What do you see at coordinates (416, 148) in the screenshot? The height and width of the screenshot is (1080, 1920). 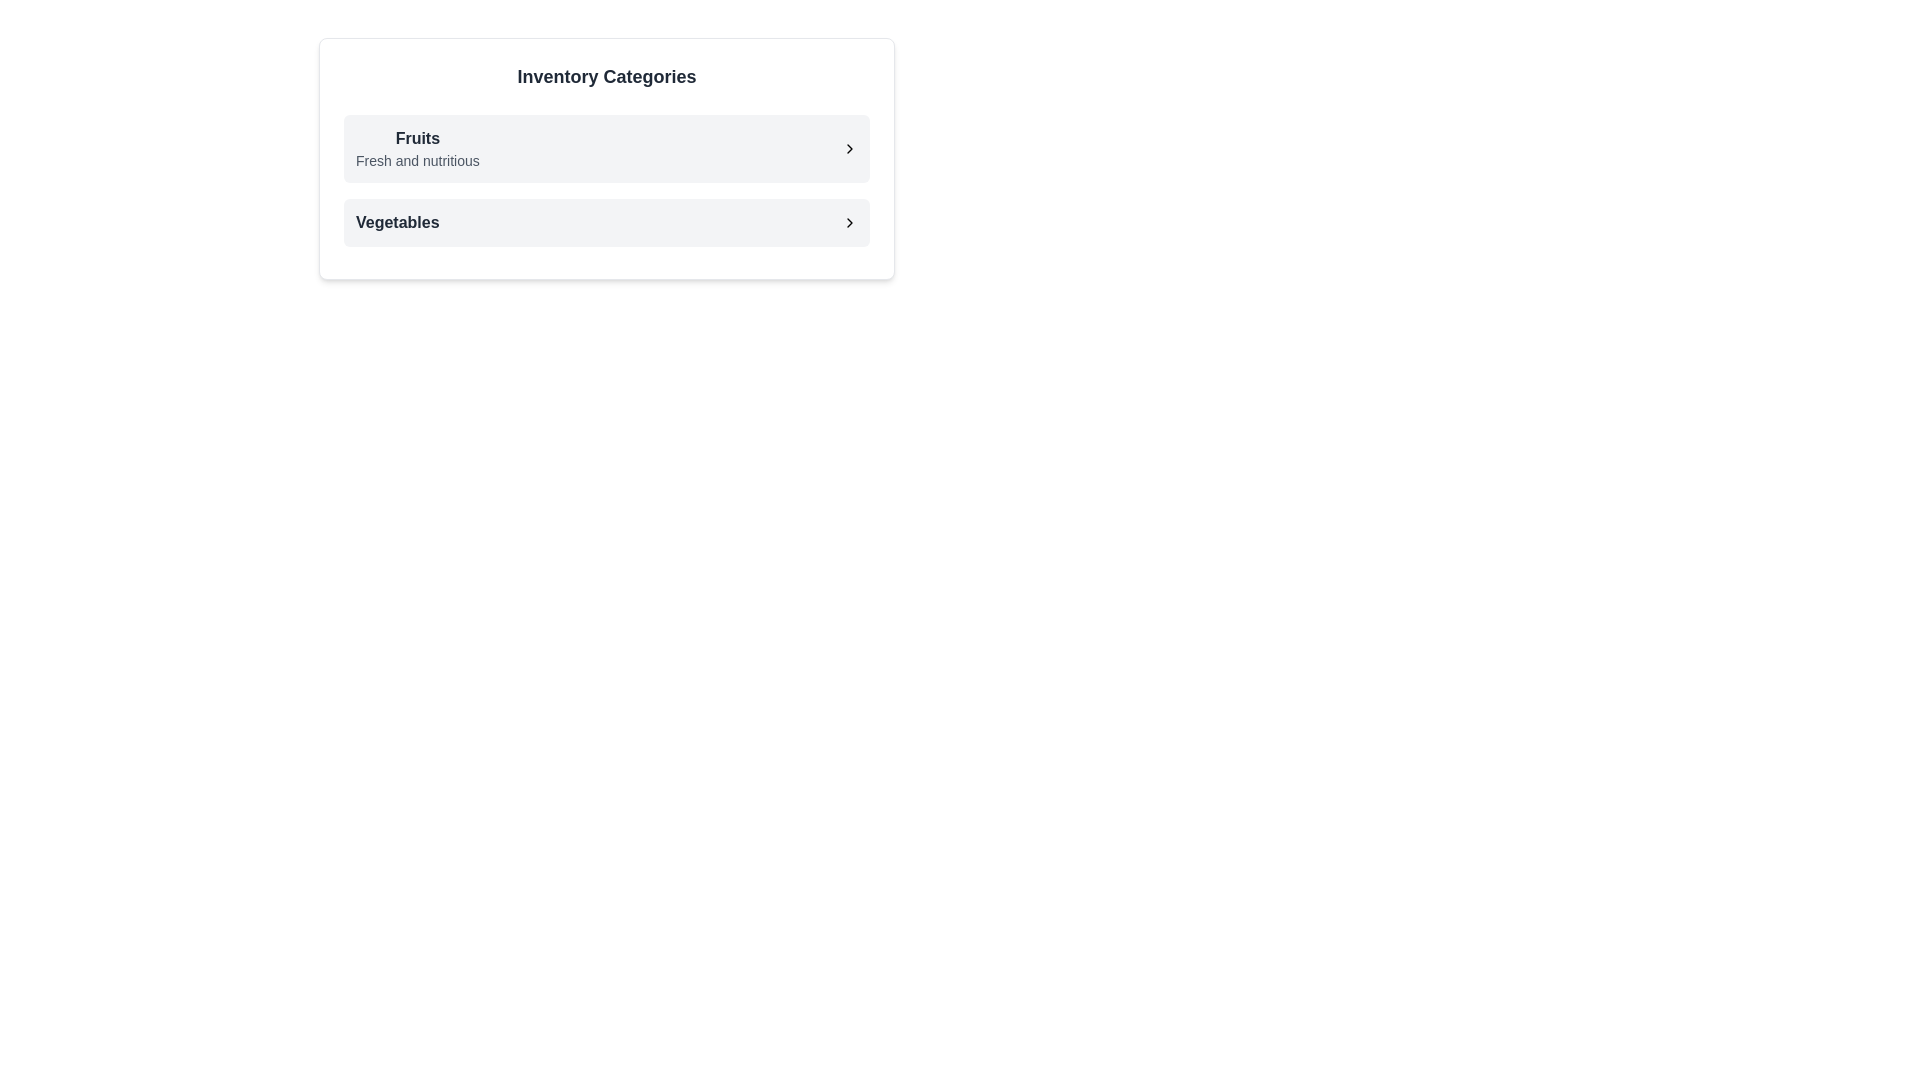 I see `the 'Fruits' category label` at bounding box center [416, 148].